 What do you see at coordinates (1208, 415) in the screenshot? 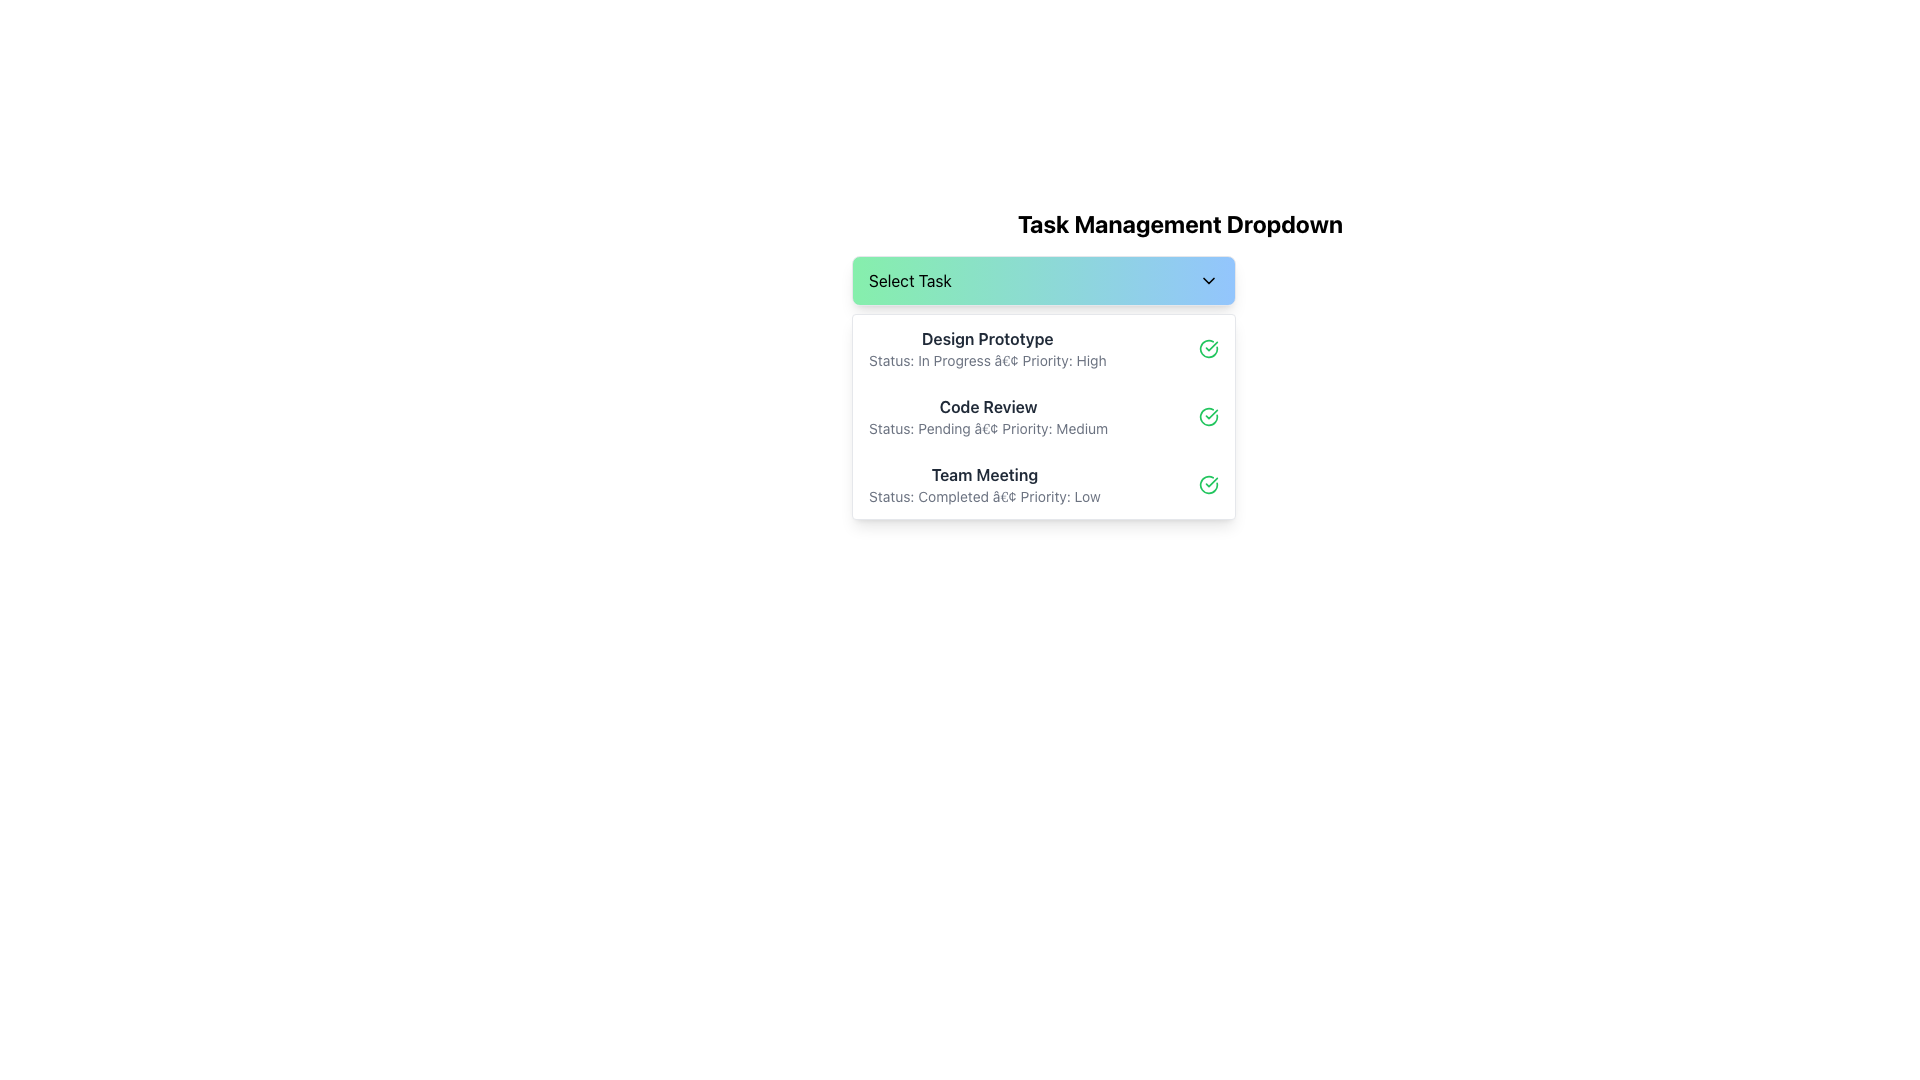
I see `the success icon with a checkmark in the 'Code Review' row of the 'Task Management Dropdown', located at the far right near 'Status: Pending • Priority: Medium'` at bounding box center [1208, 415].